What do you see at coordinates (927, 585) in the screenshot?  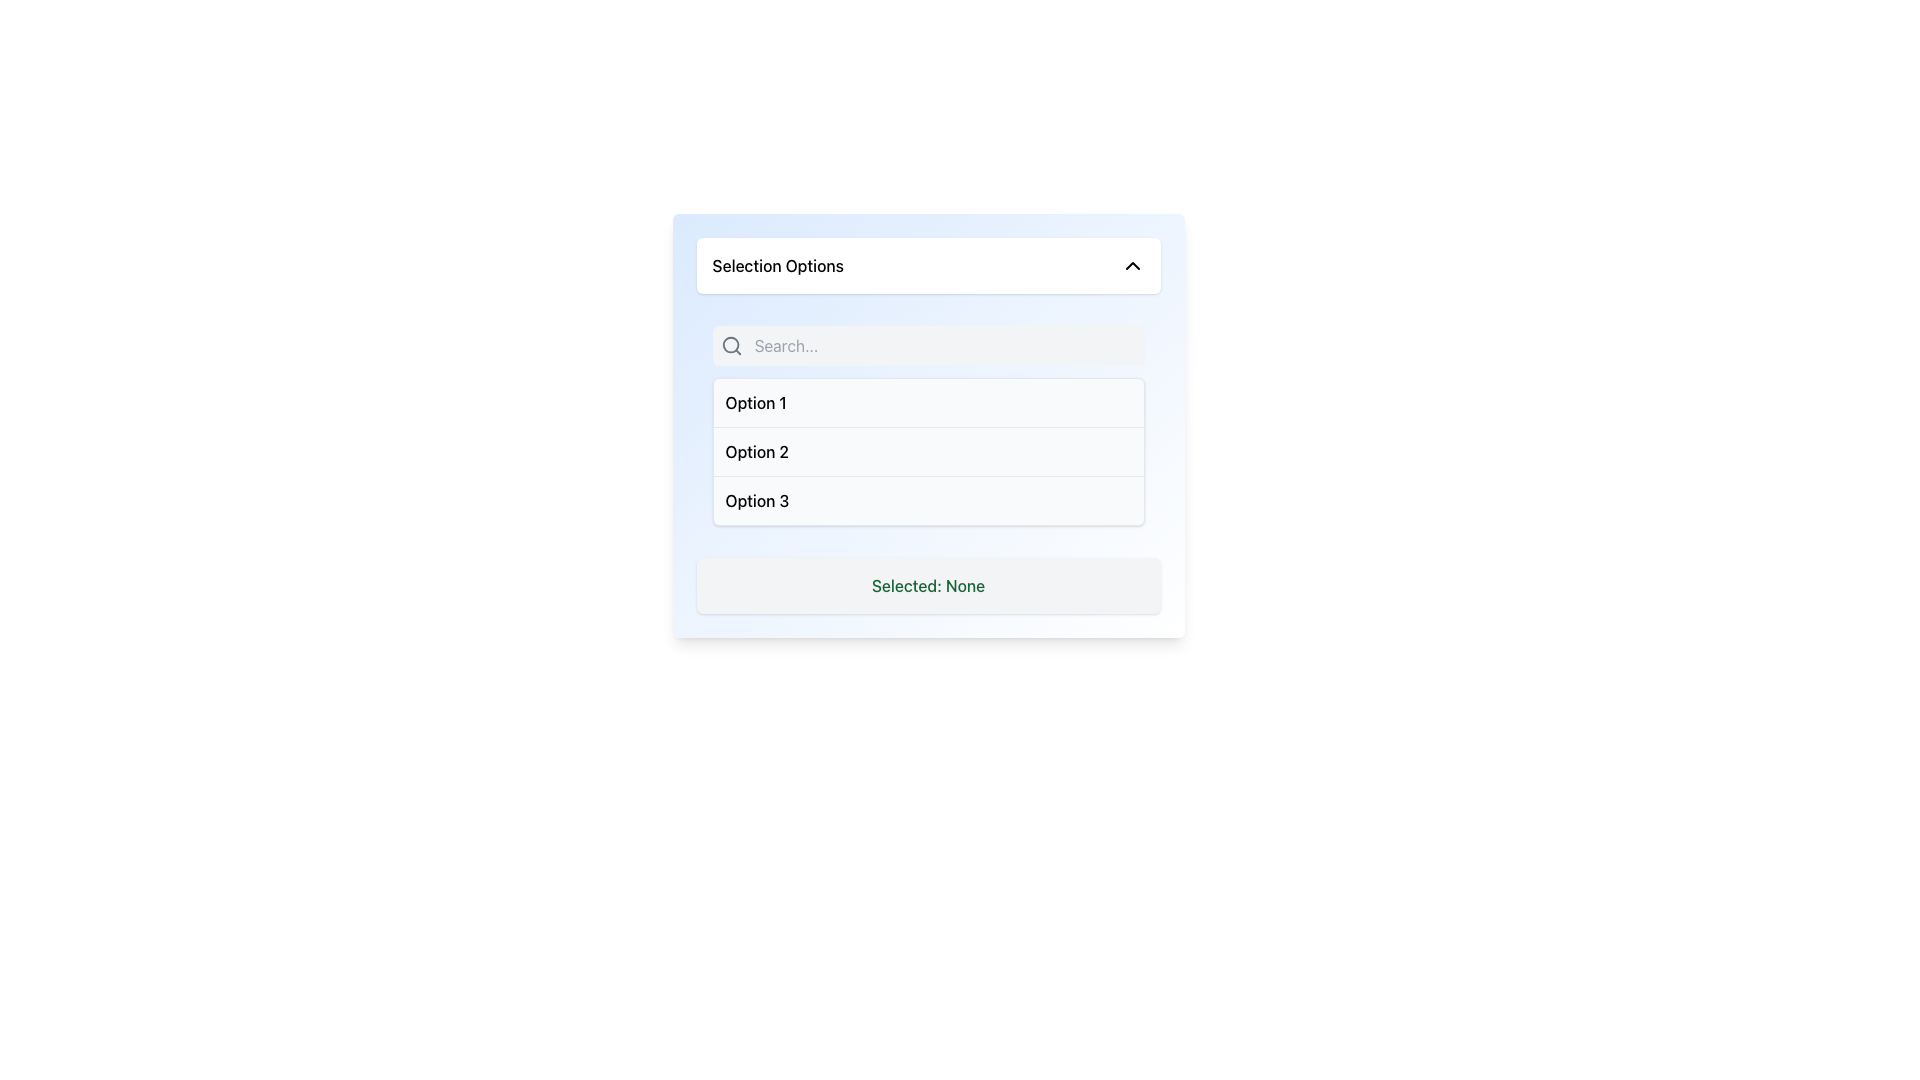 I see `the text label element displaying 'Selected: None' in a medium green font, located inside a light gray rounded rectangle box at the bottom of the interface` at bounding box center [927, 585].